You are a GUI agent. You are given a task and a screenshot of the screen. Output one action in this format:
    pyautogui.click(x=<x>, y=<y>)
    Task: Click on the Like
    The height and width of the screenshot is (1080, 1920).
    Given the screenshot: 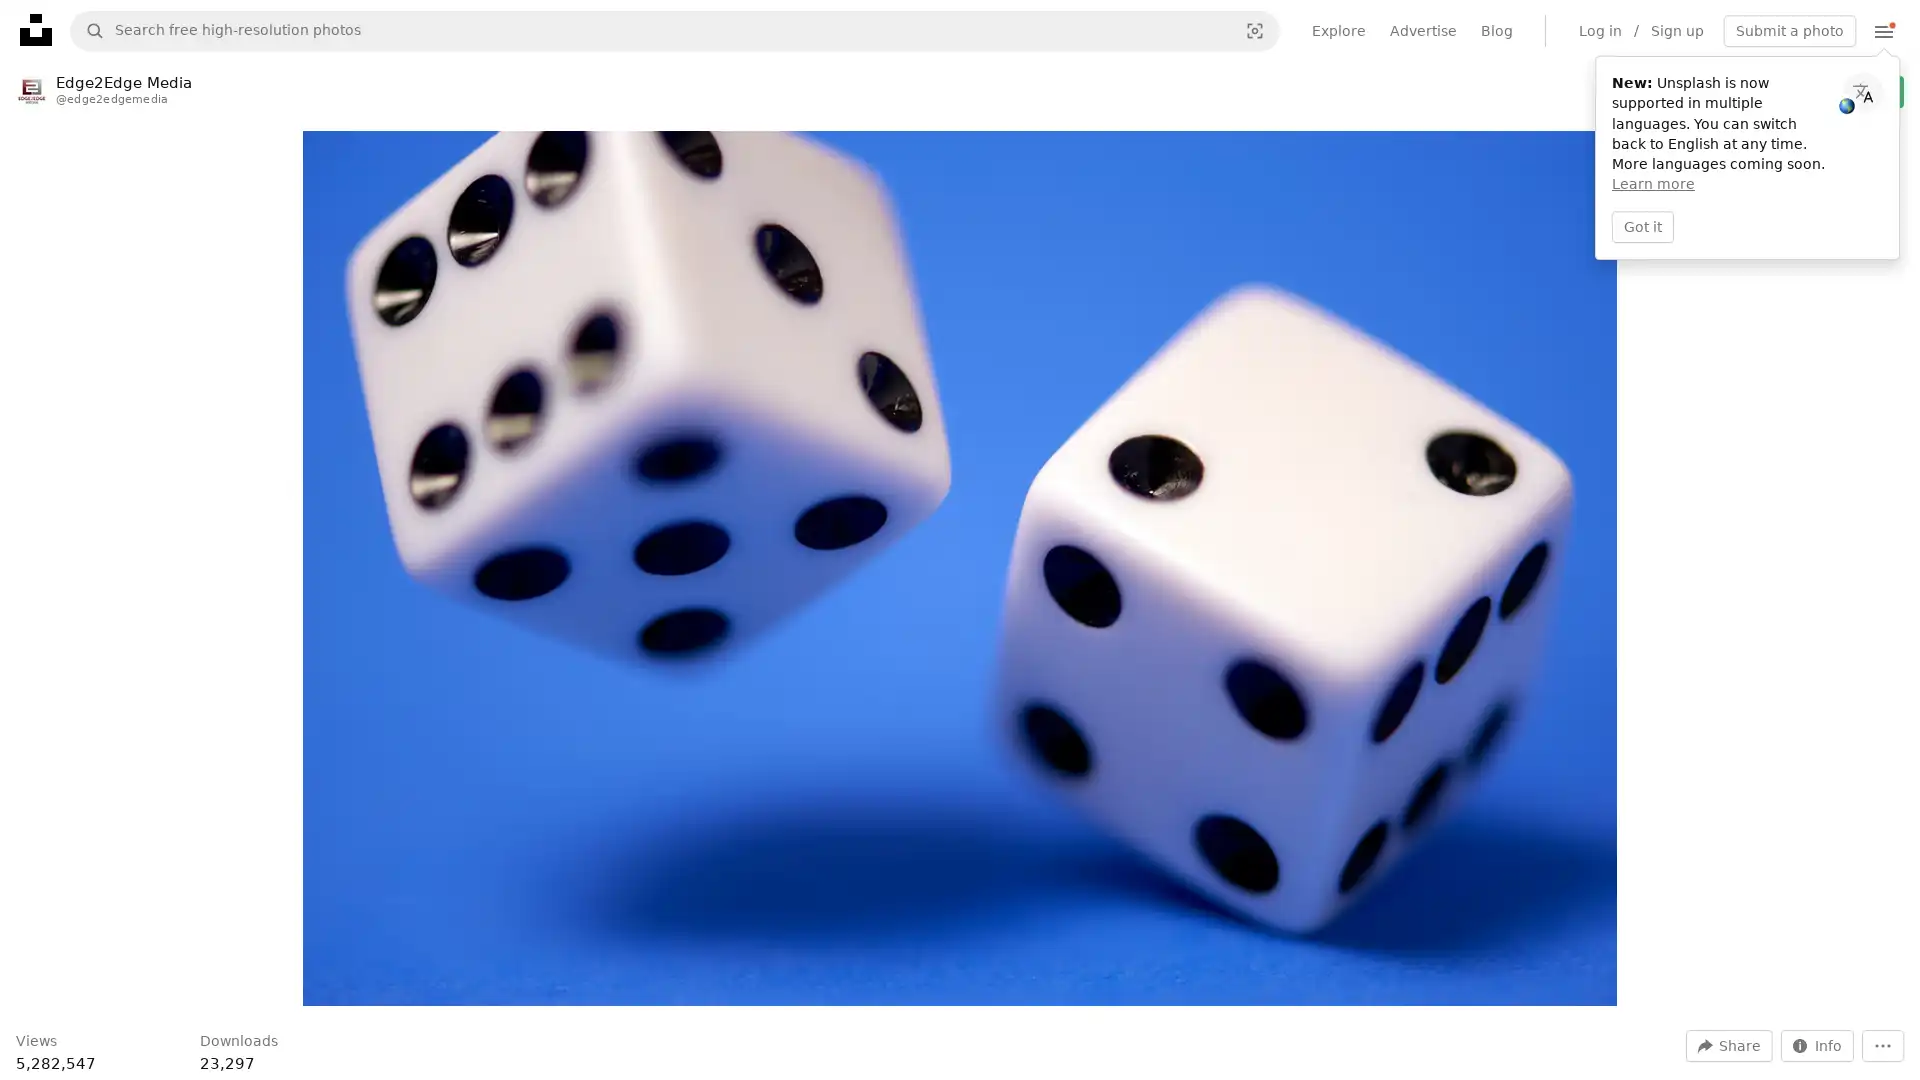 What is the action you would take?
    pyautogui.click(x=1665, y=91)
    